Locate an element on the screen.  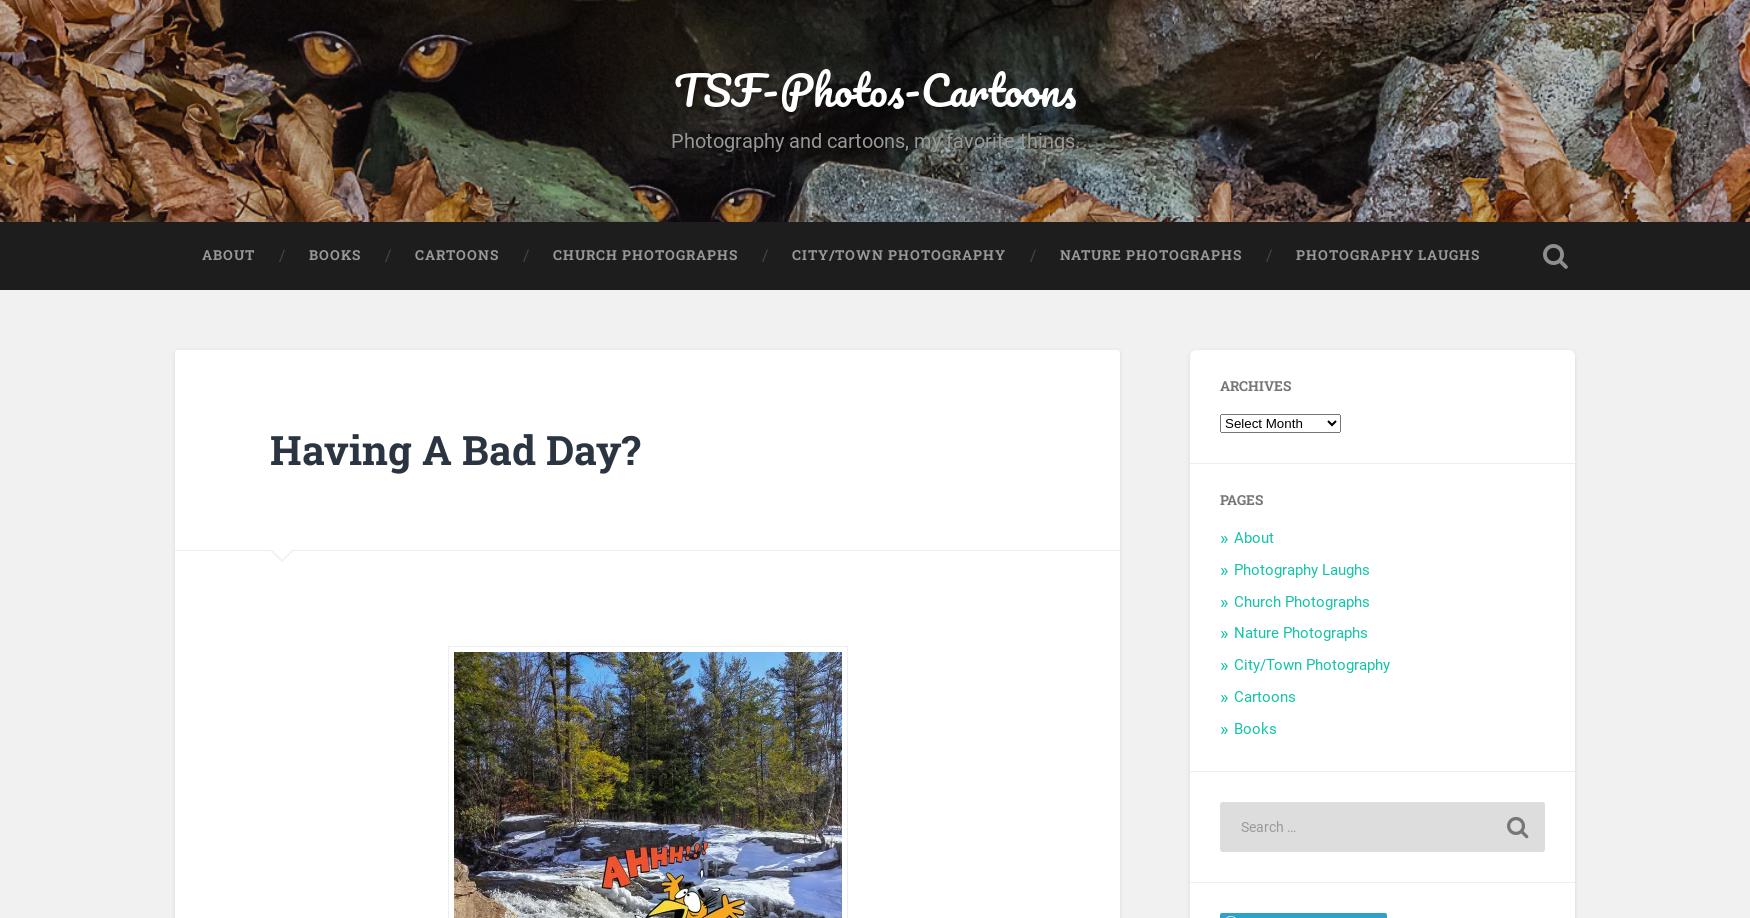
'Church Photographs' is located at coordinates (1301, 600).